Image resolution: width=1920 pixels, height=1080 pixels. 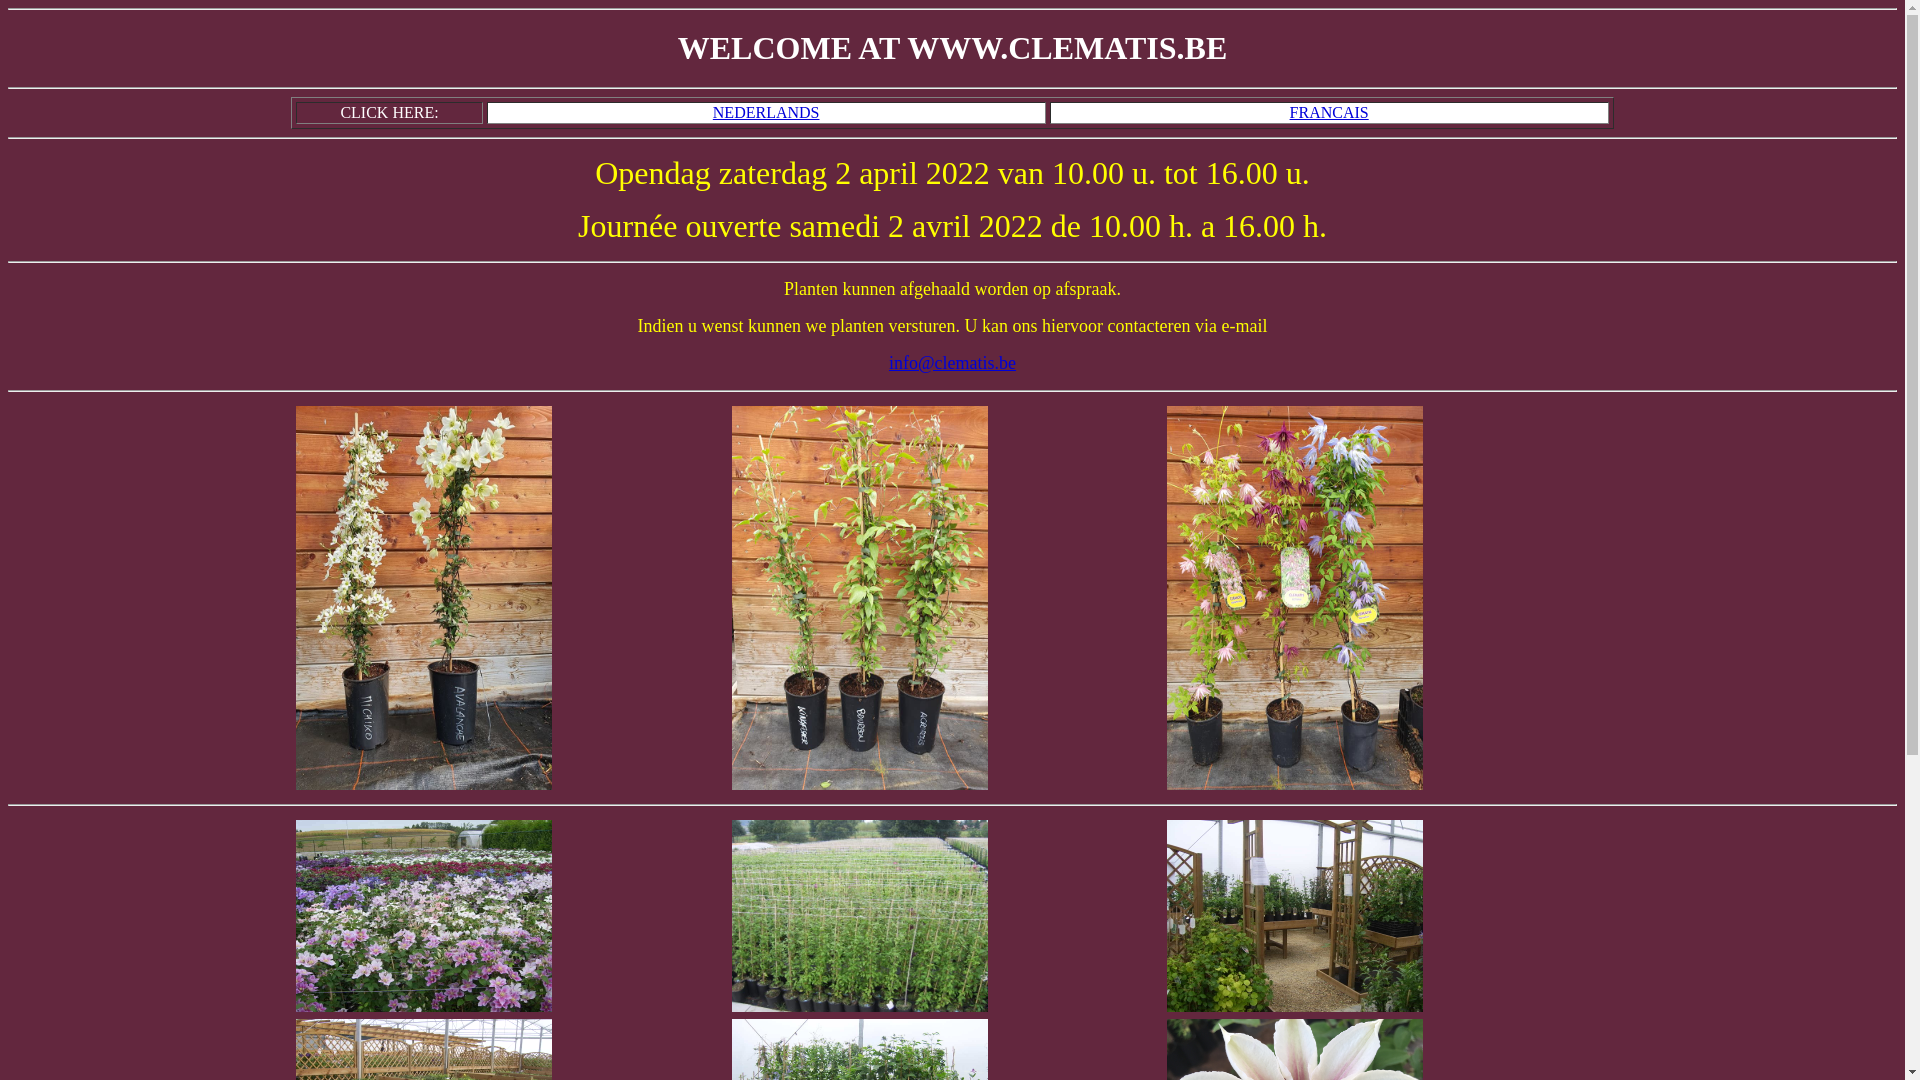 I want to click on 'info@clematis.be', so click(x=887, y=362).